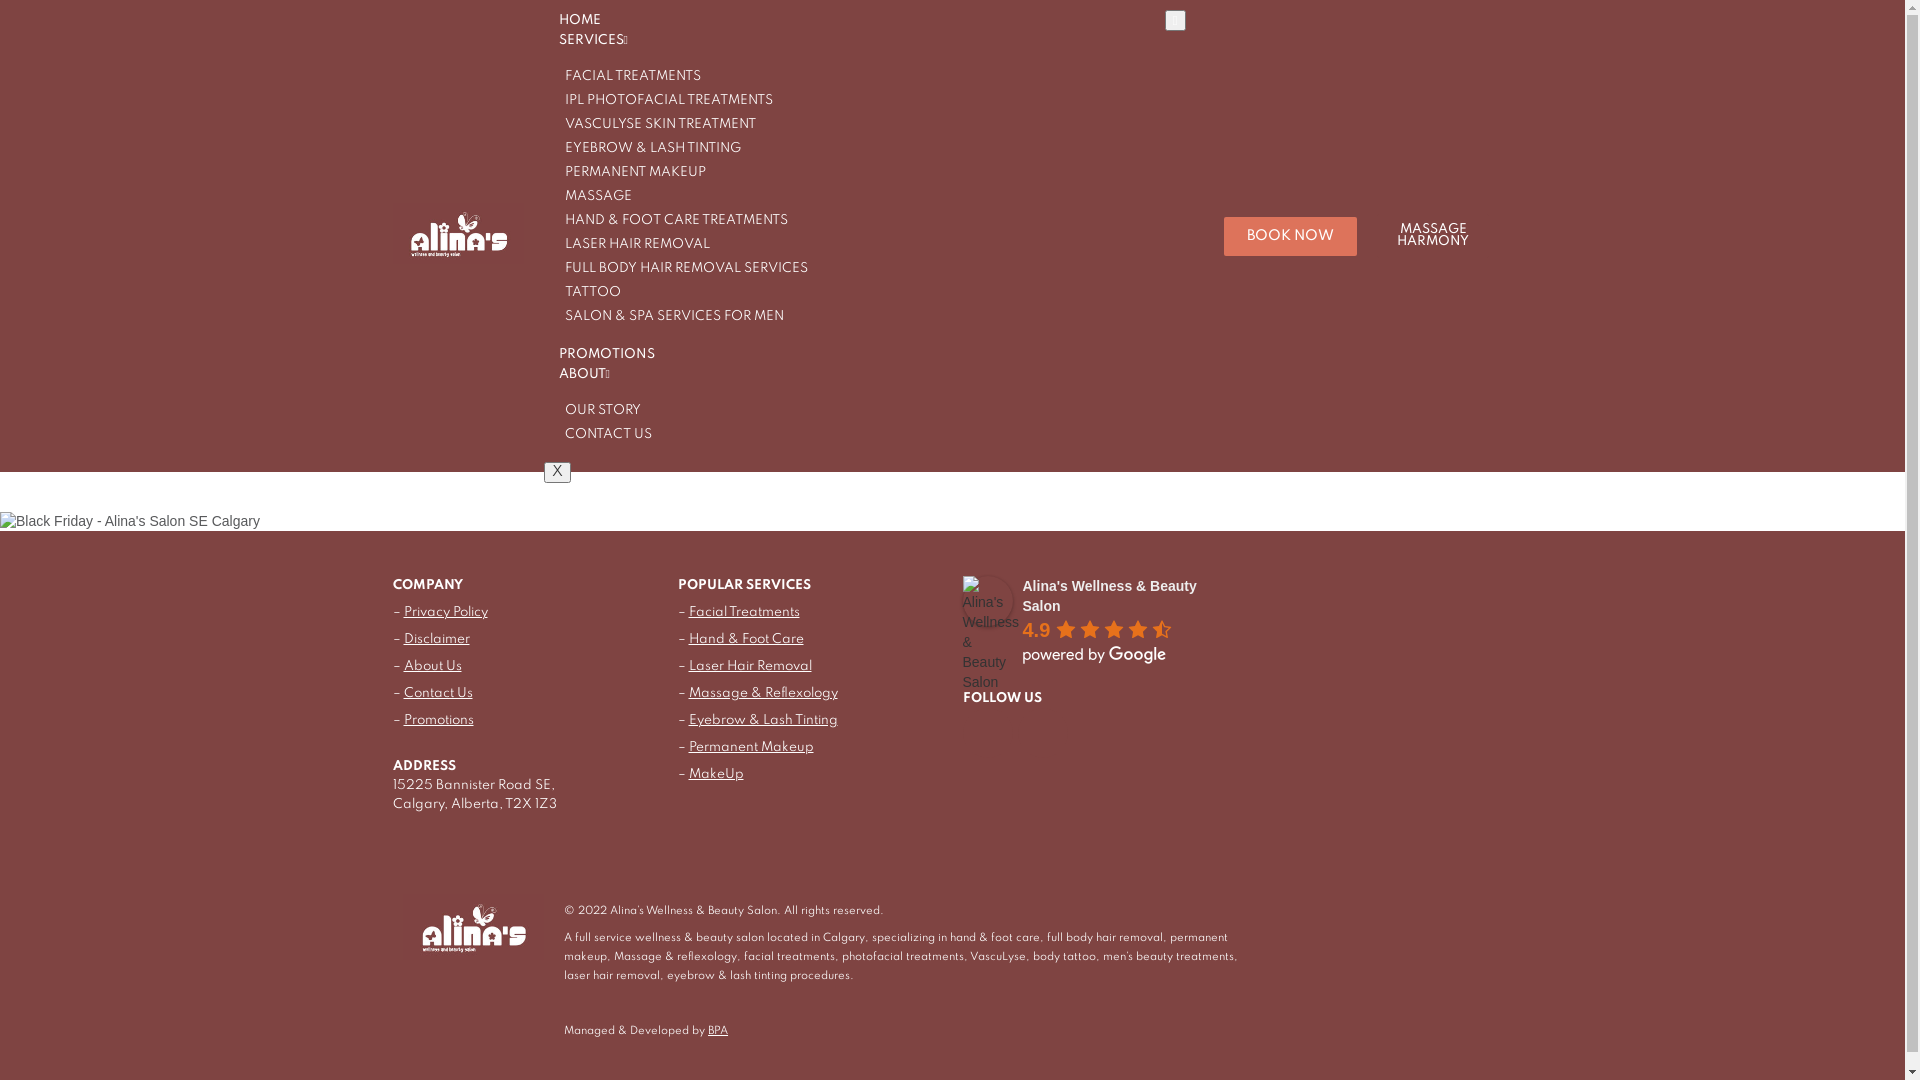 The height and width of the screenshot is (1080, 1920). Describe the element at coordinates (687, 692) in the screenshot. I see `'Massage & Reflexology'` at that location.